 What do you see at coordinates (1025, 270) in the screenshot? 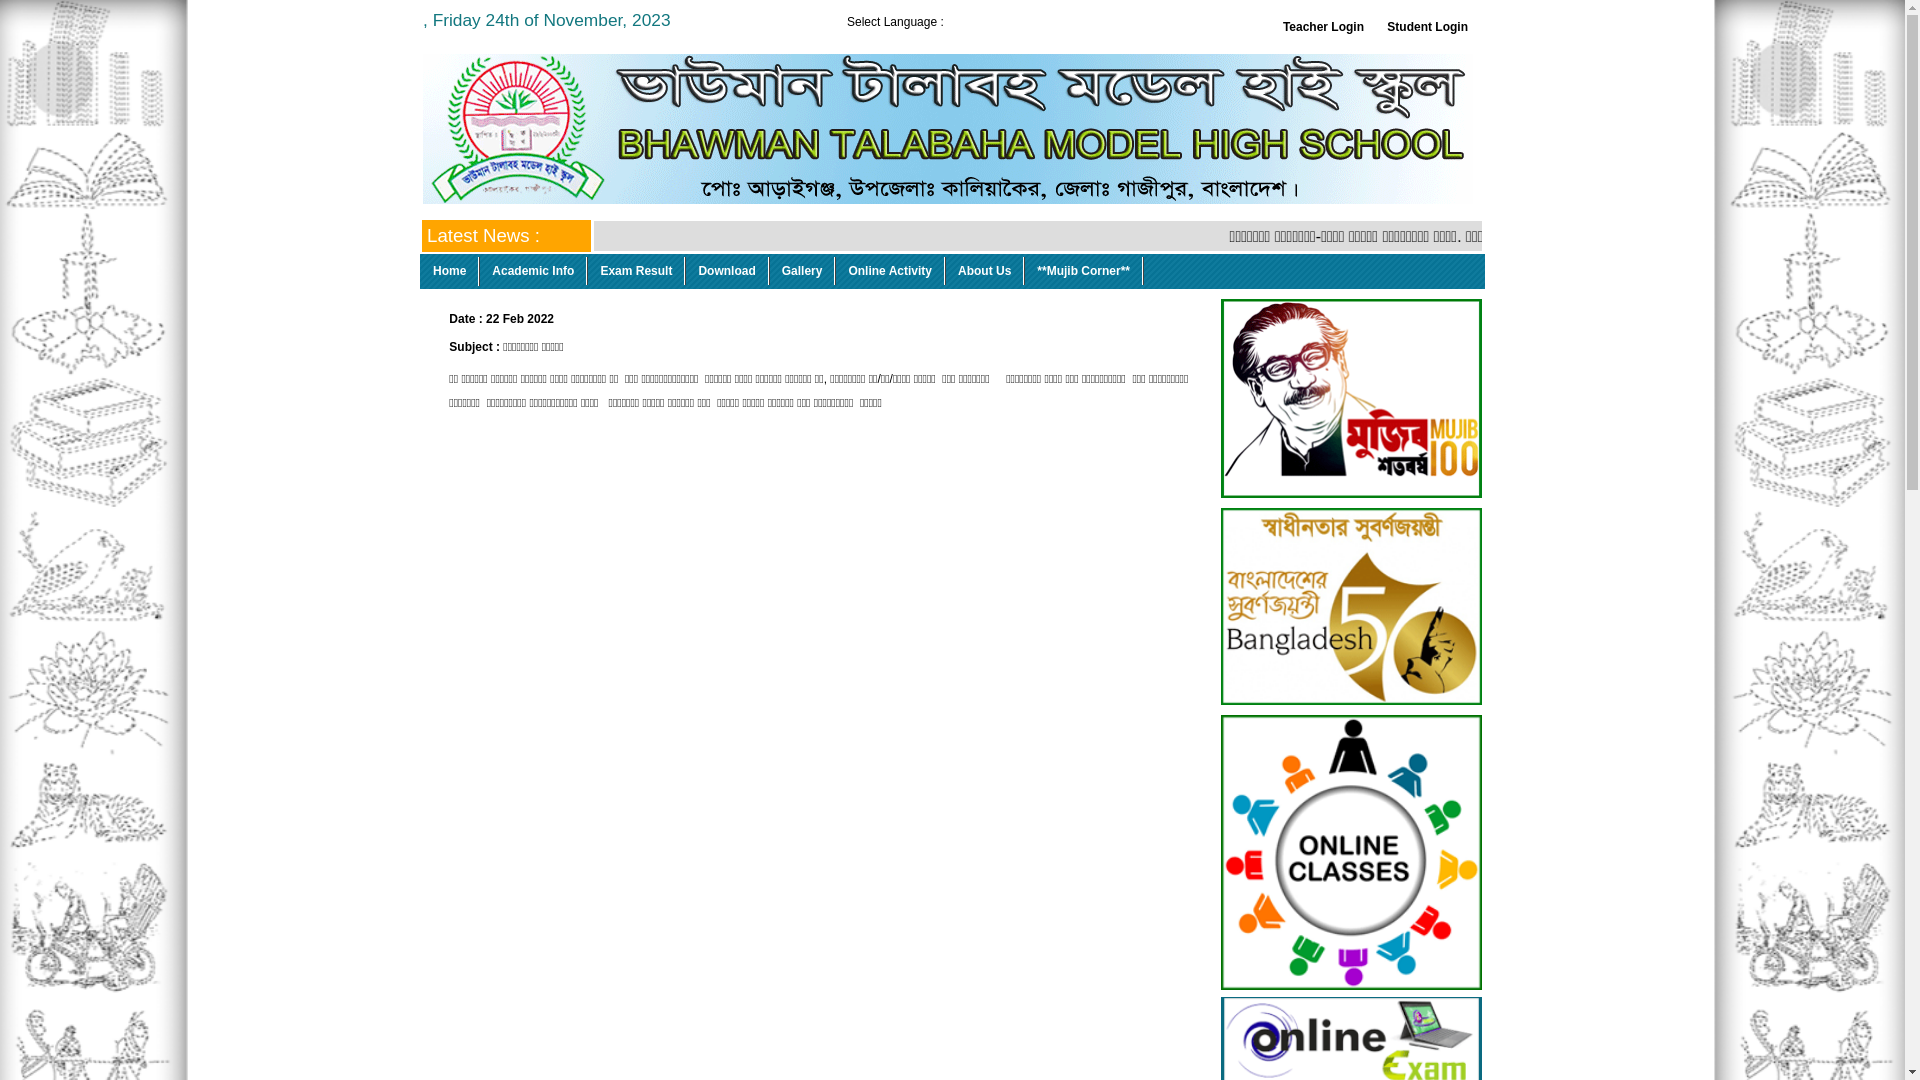
I see `'**Mujib Corner**'` at bounding box center [1025, 270].